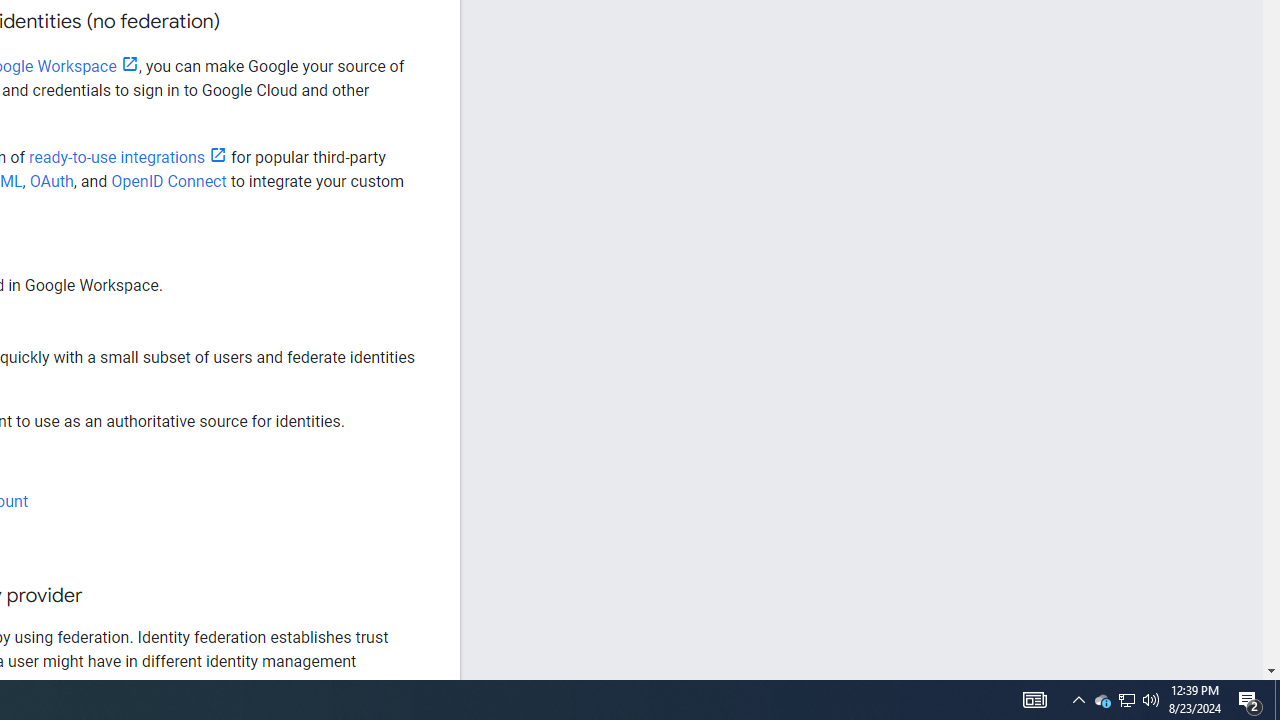  Describe the element at coordinates (168, 181) in the screenshot. I see `'OpenID Connect'` at that location.